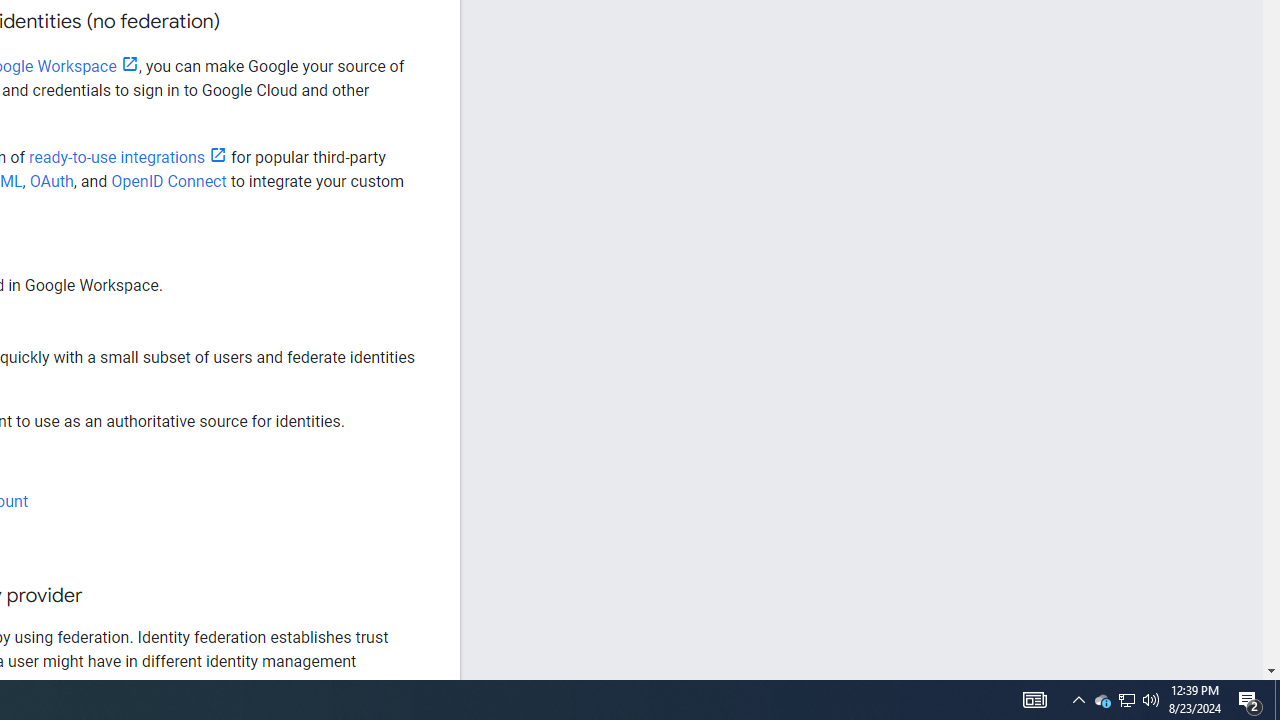  Describe the element at coordinates (168, 181) in the screenshot. I see `'OpenID Connect'` at that location.